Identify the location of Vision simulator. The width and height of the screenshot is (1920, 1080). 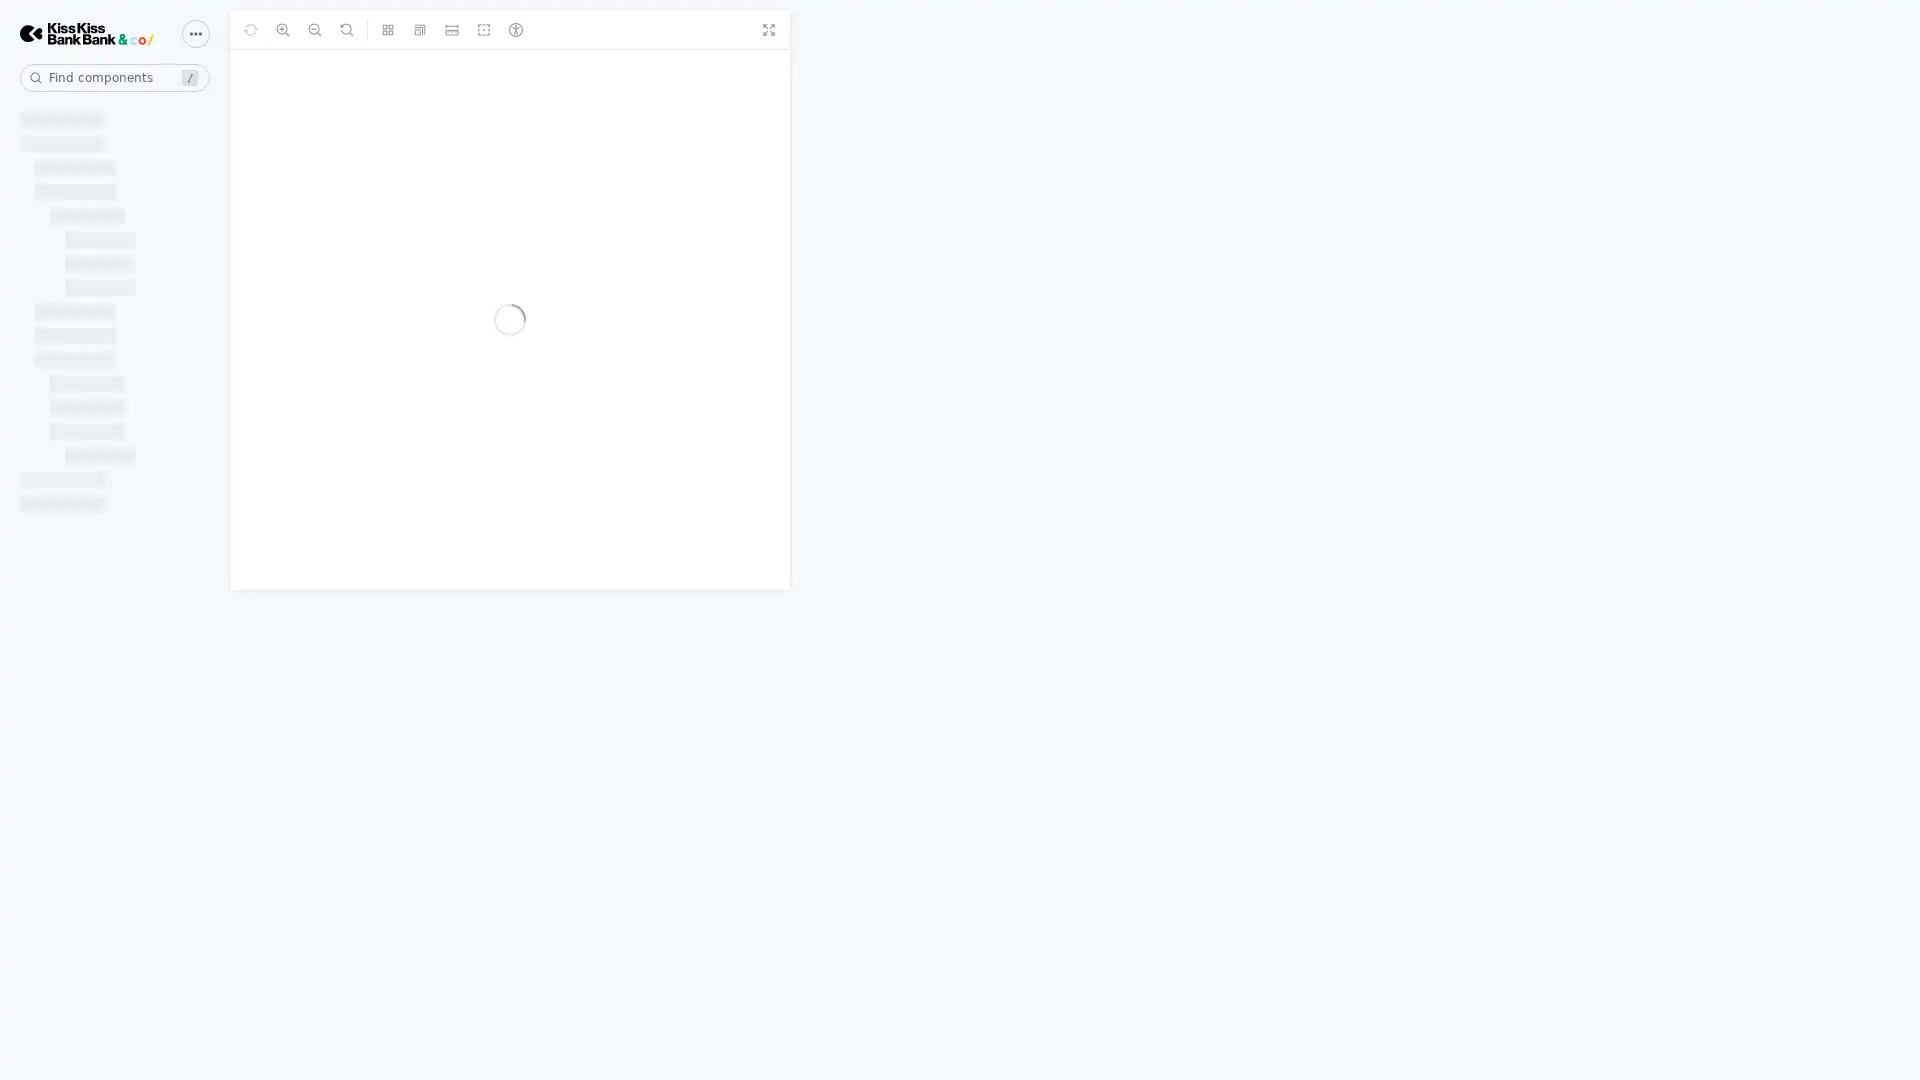
(702, 30).